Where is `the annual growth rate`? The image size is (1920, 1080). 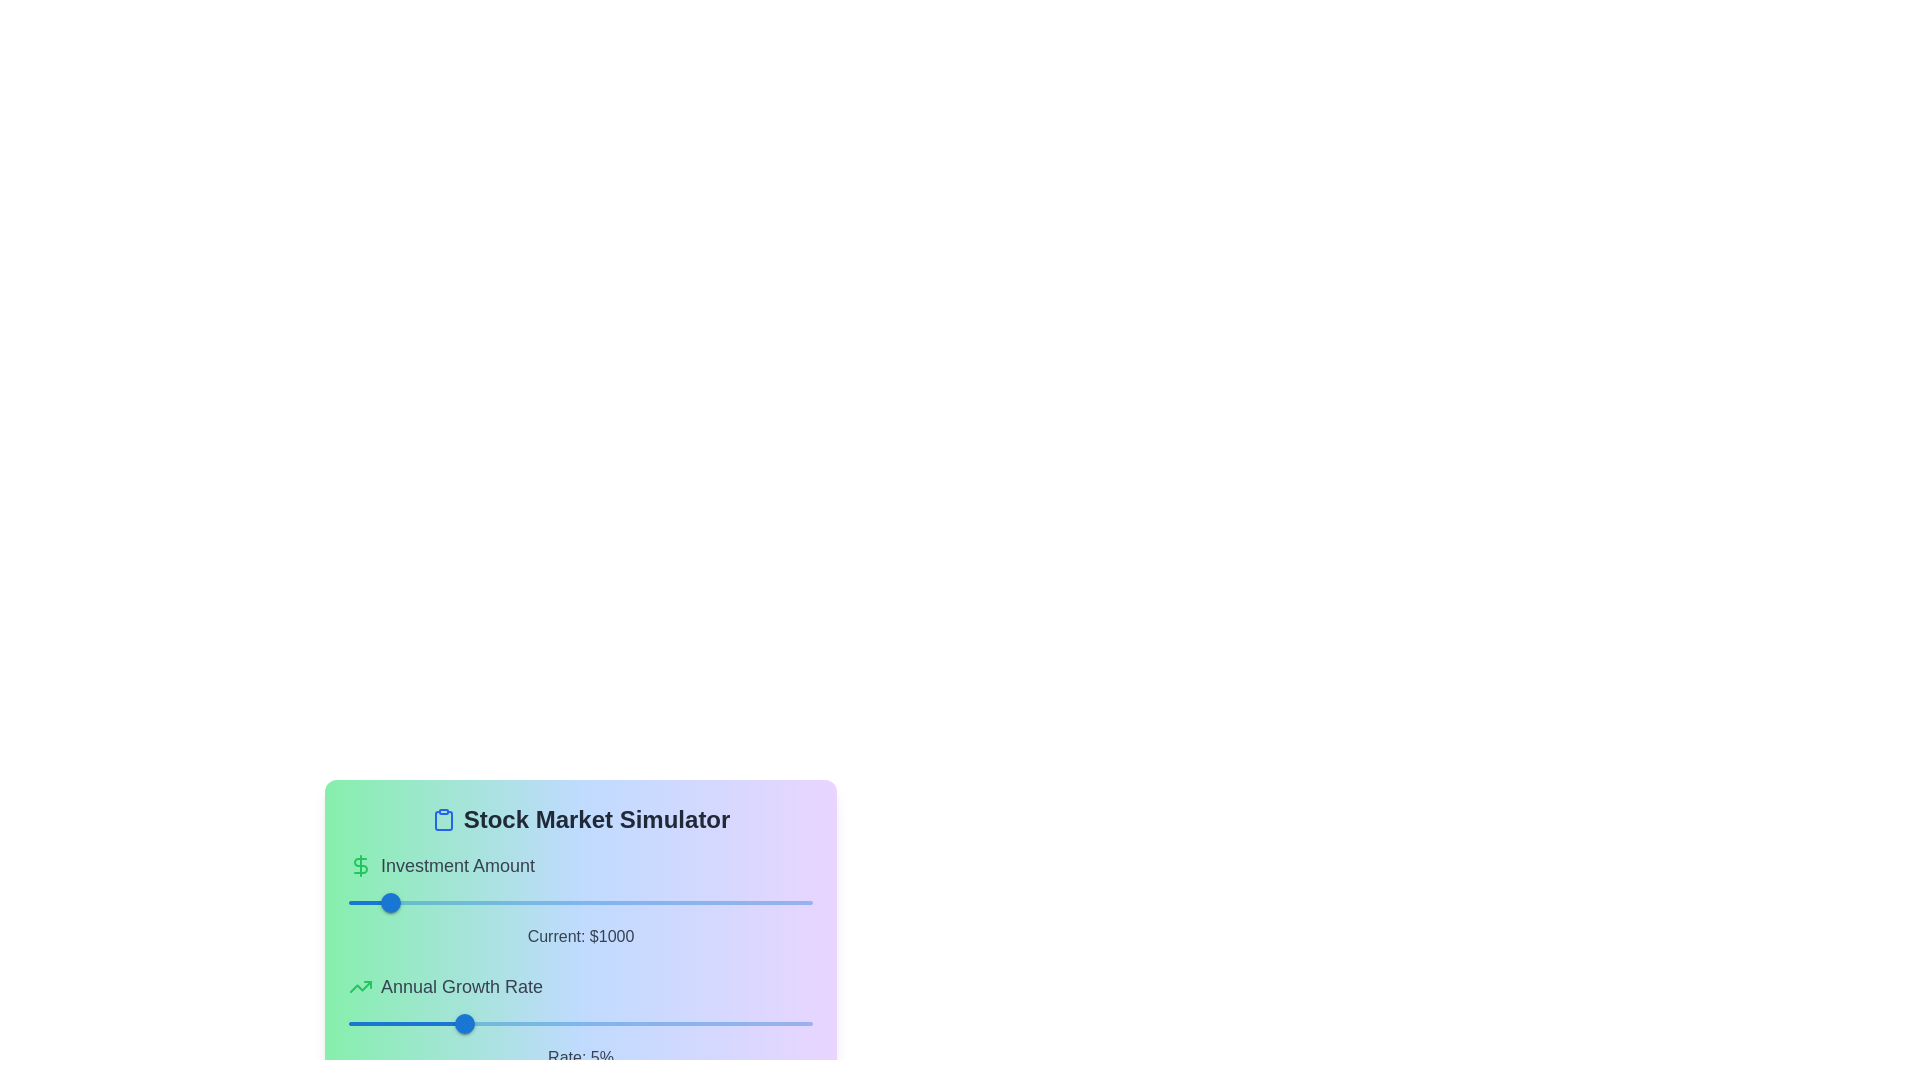
the annual growth rate is located at coordinates (687, 1023).